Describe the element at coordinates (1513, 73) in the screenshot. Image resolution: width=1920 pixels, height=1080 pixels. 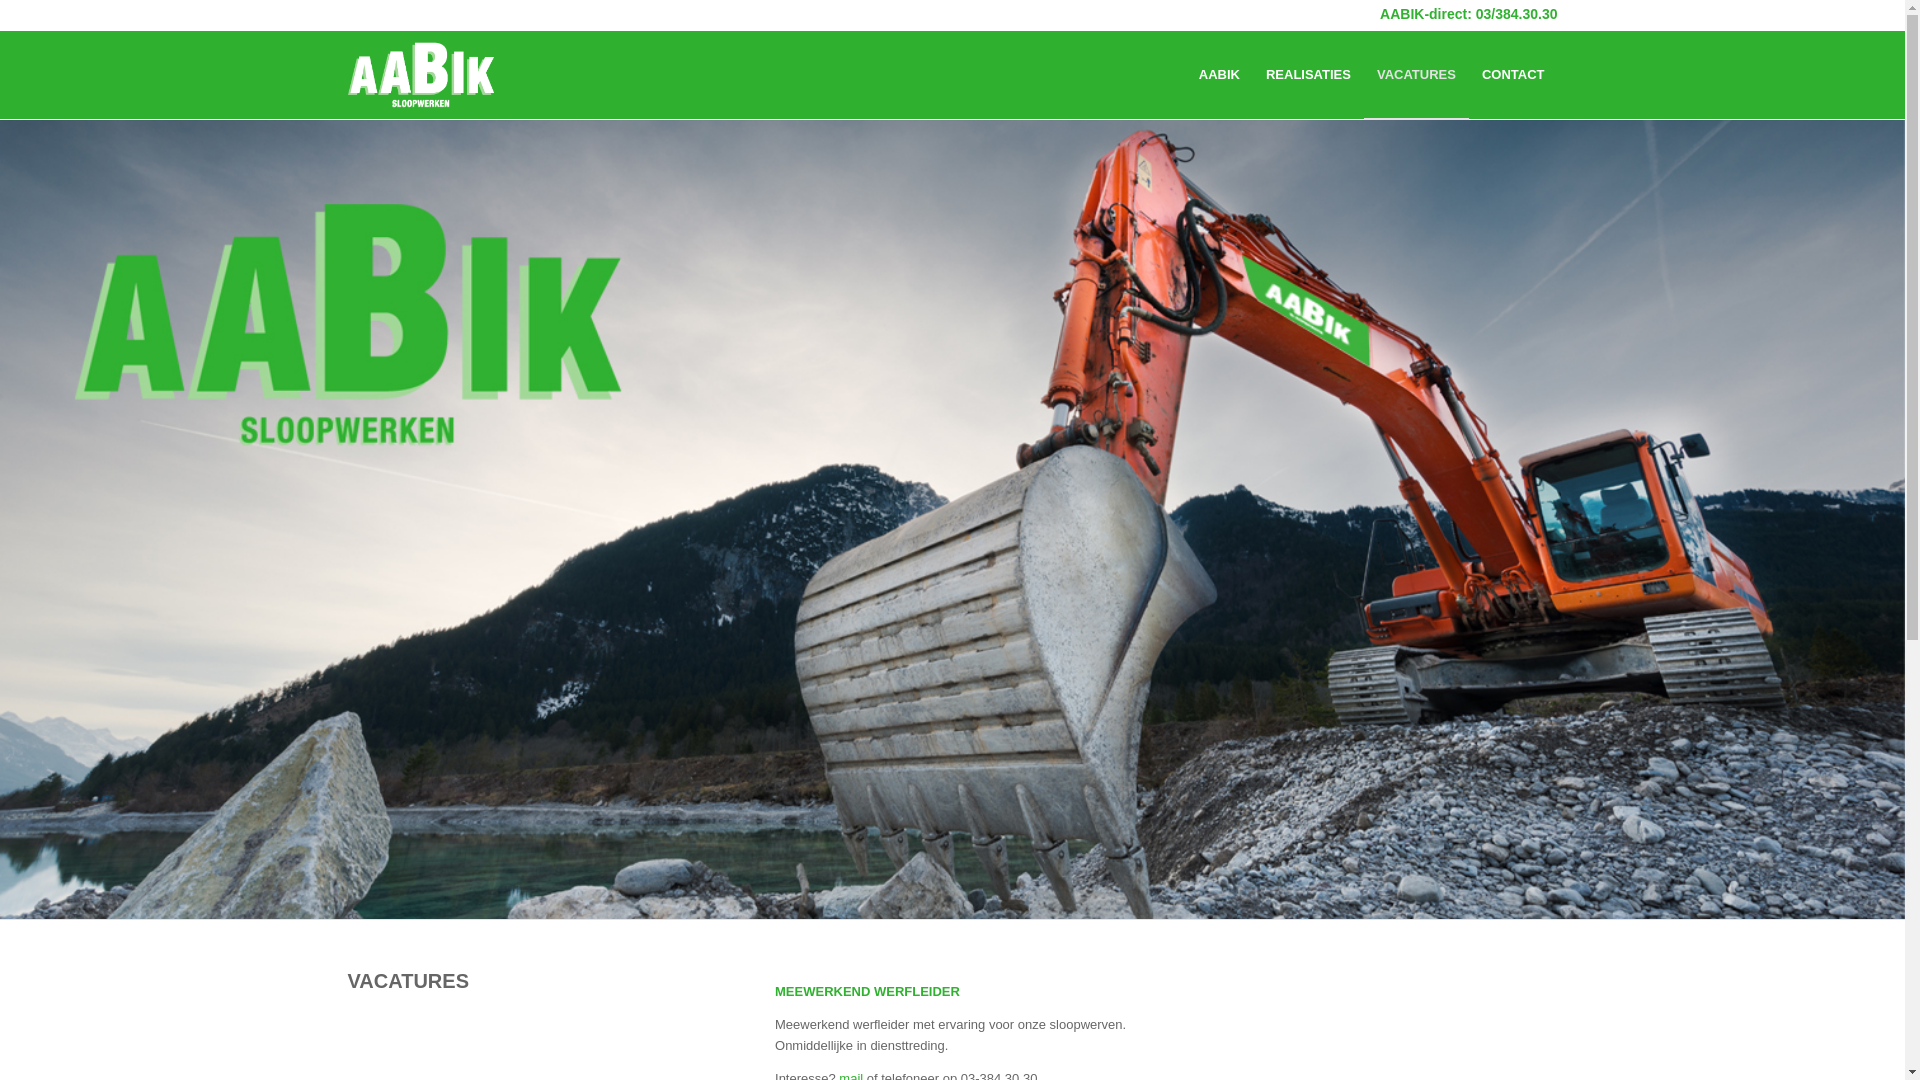
I see `'CONTACT'` at that location.